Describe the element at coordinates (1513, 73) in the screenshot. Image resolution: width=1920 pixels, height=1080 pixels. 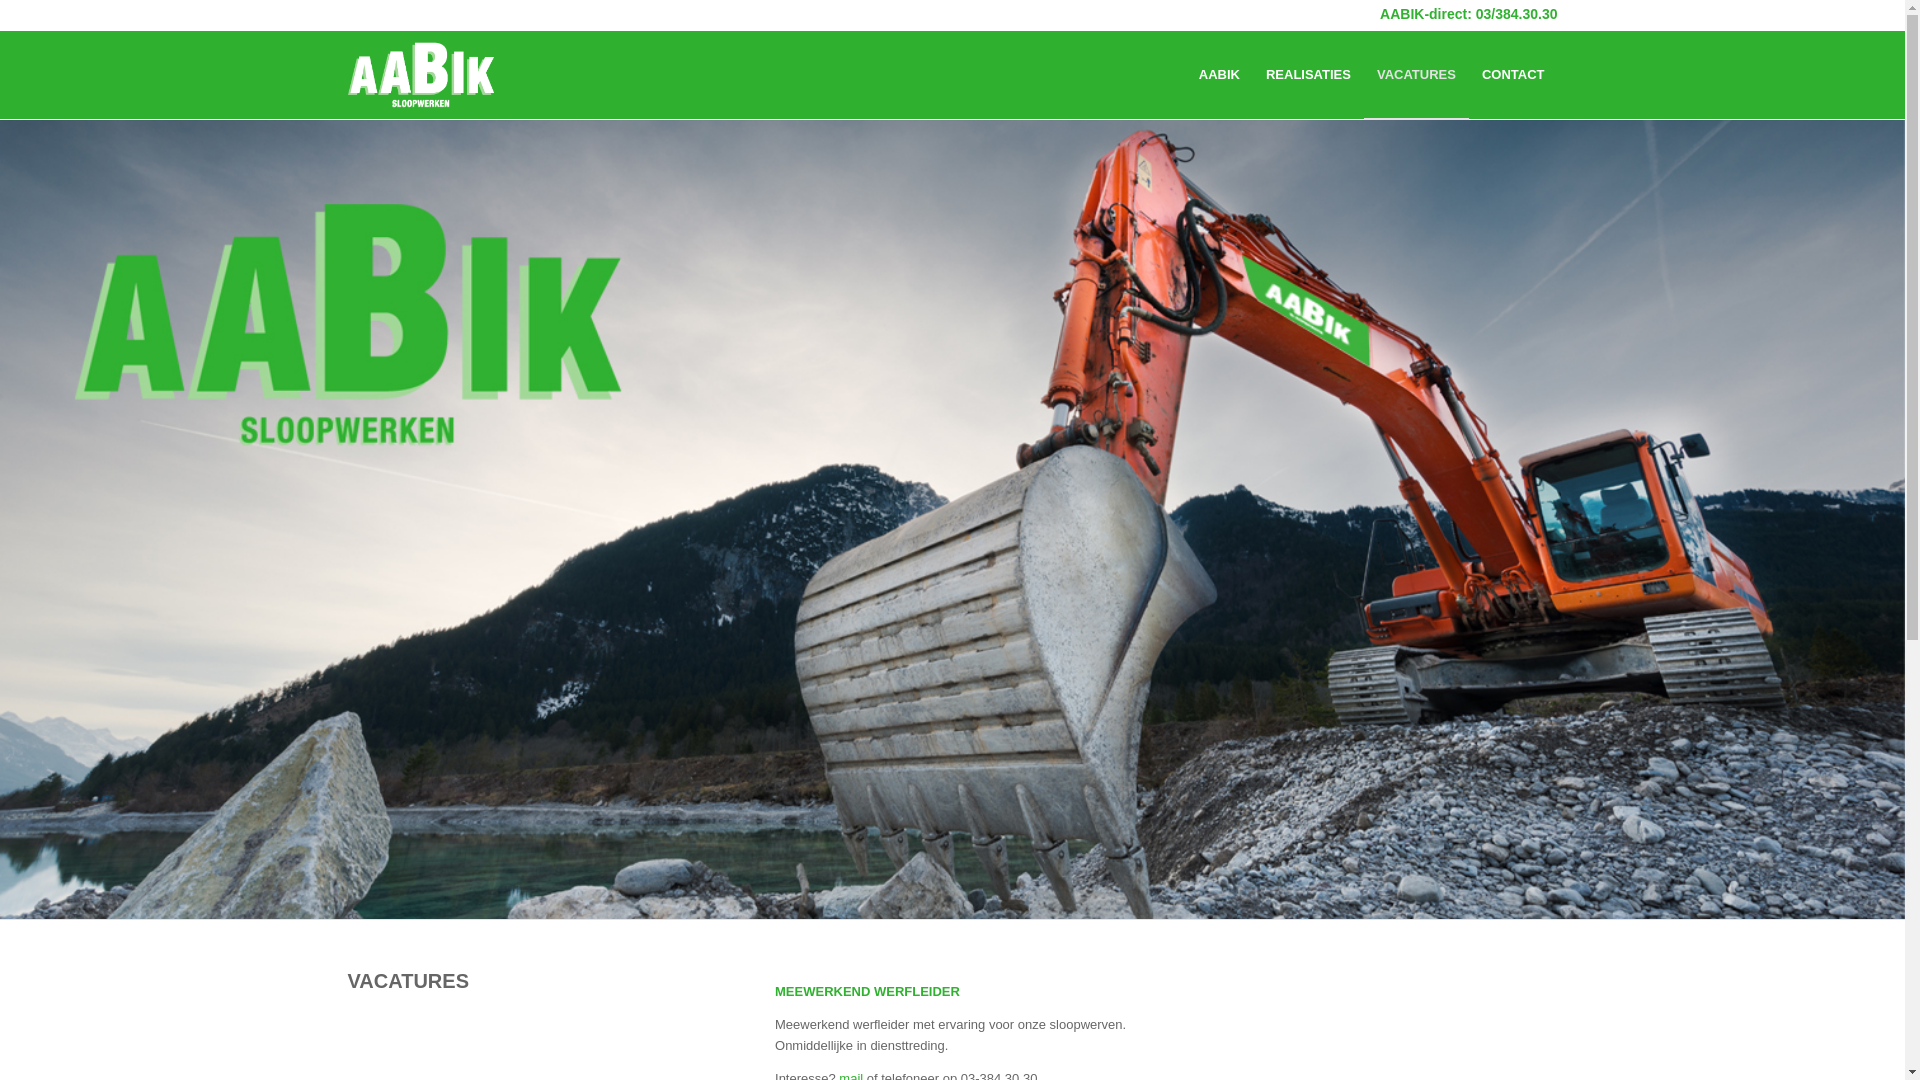
I see `'CONTACT'` at that location.